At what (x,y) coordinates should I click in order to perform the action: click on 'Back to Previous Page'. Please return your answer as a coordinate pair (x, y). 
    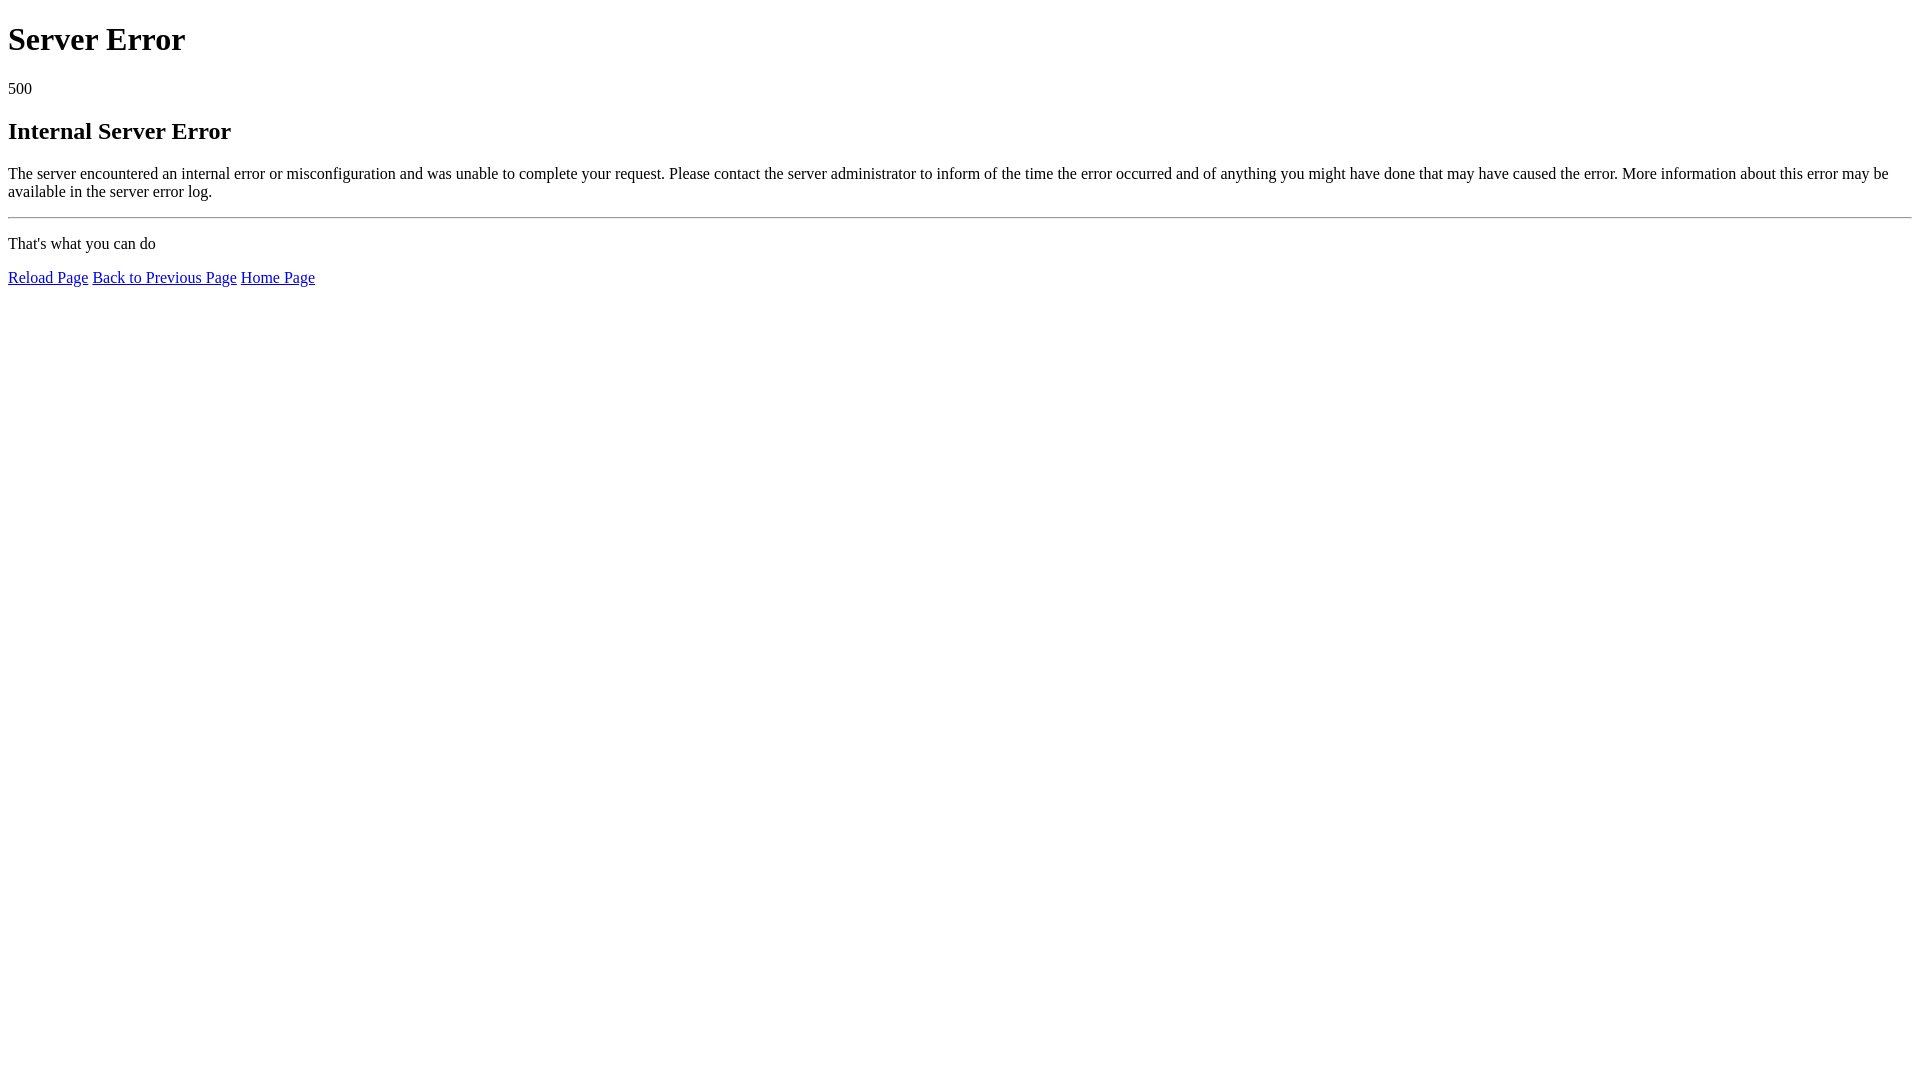
    Looking at the image, I should click on (90, 277).